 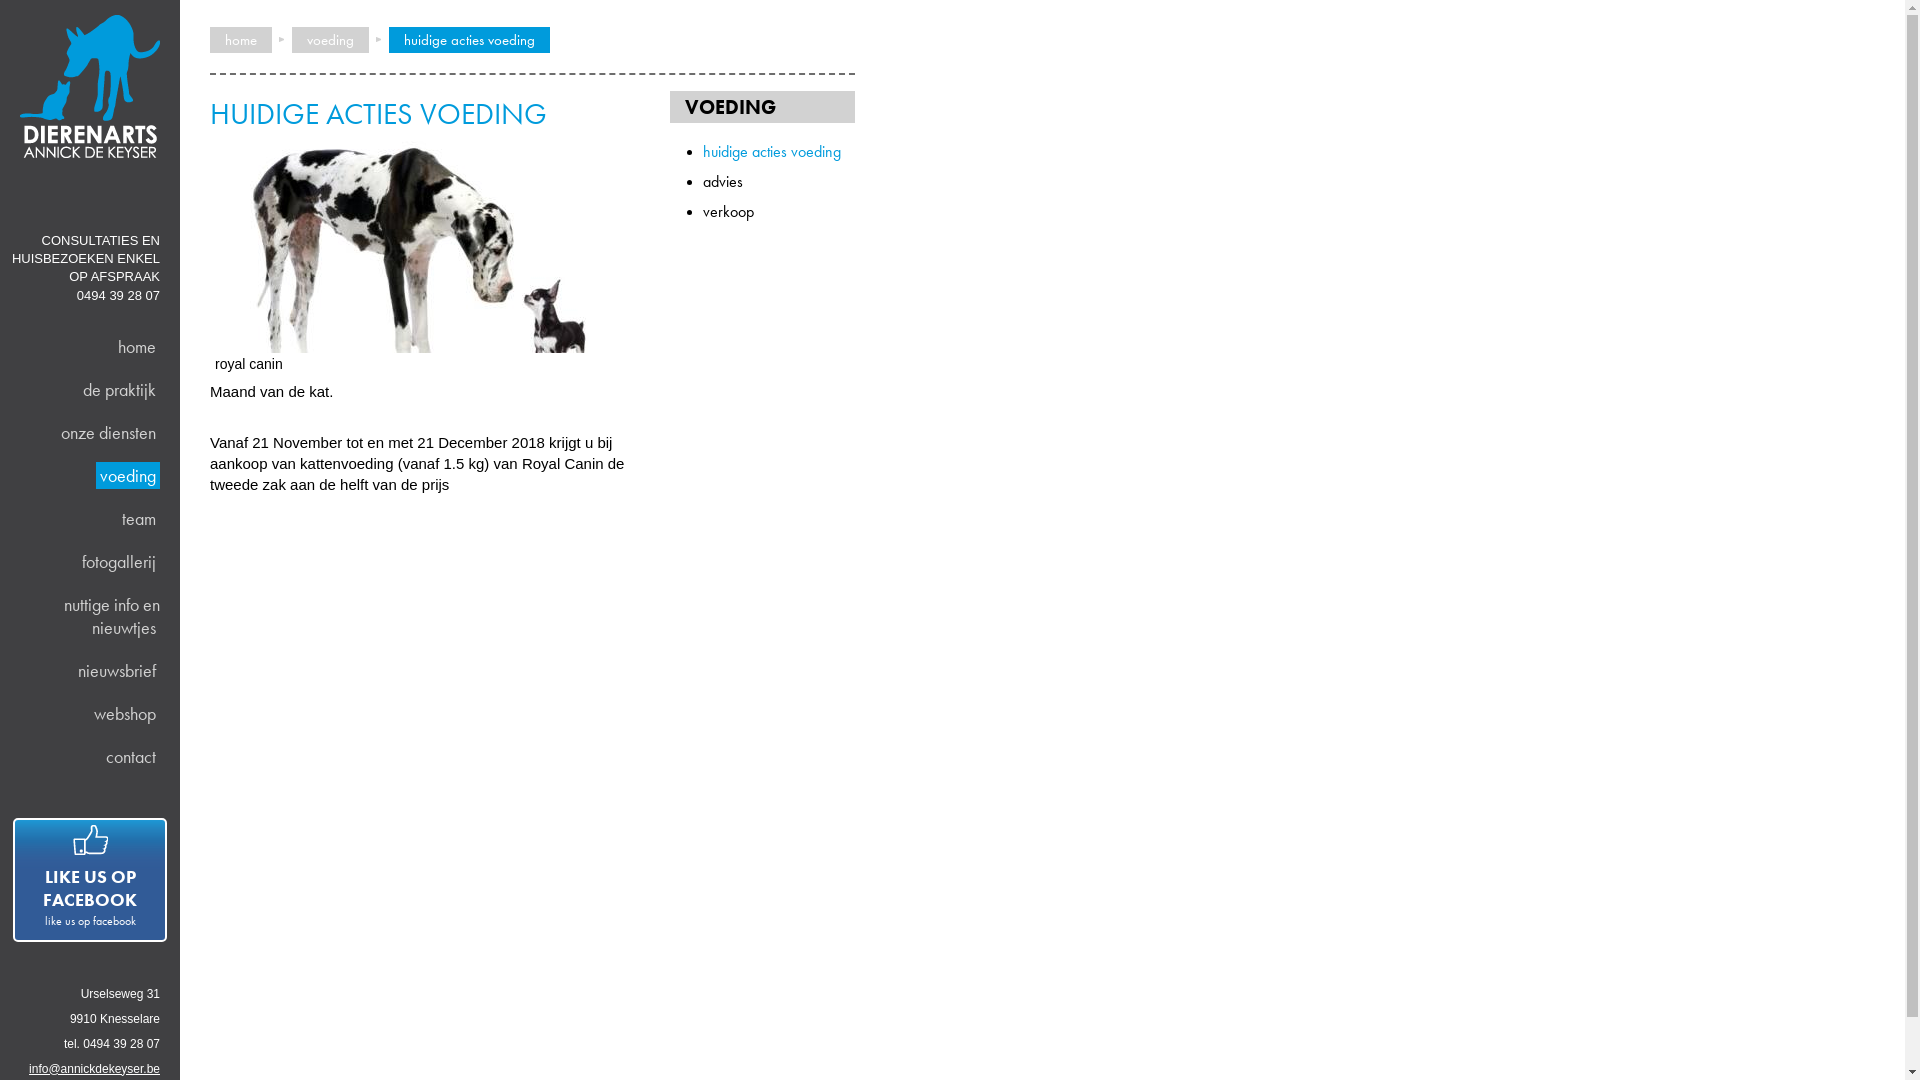 What do you see at coordinates (129, 756) in the screenshot?
I see `'contact'` at bounding box center [129, 756].